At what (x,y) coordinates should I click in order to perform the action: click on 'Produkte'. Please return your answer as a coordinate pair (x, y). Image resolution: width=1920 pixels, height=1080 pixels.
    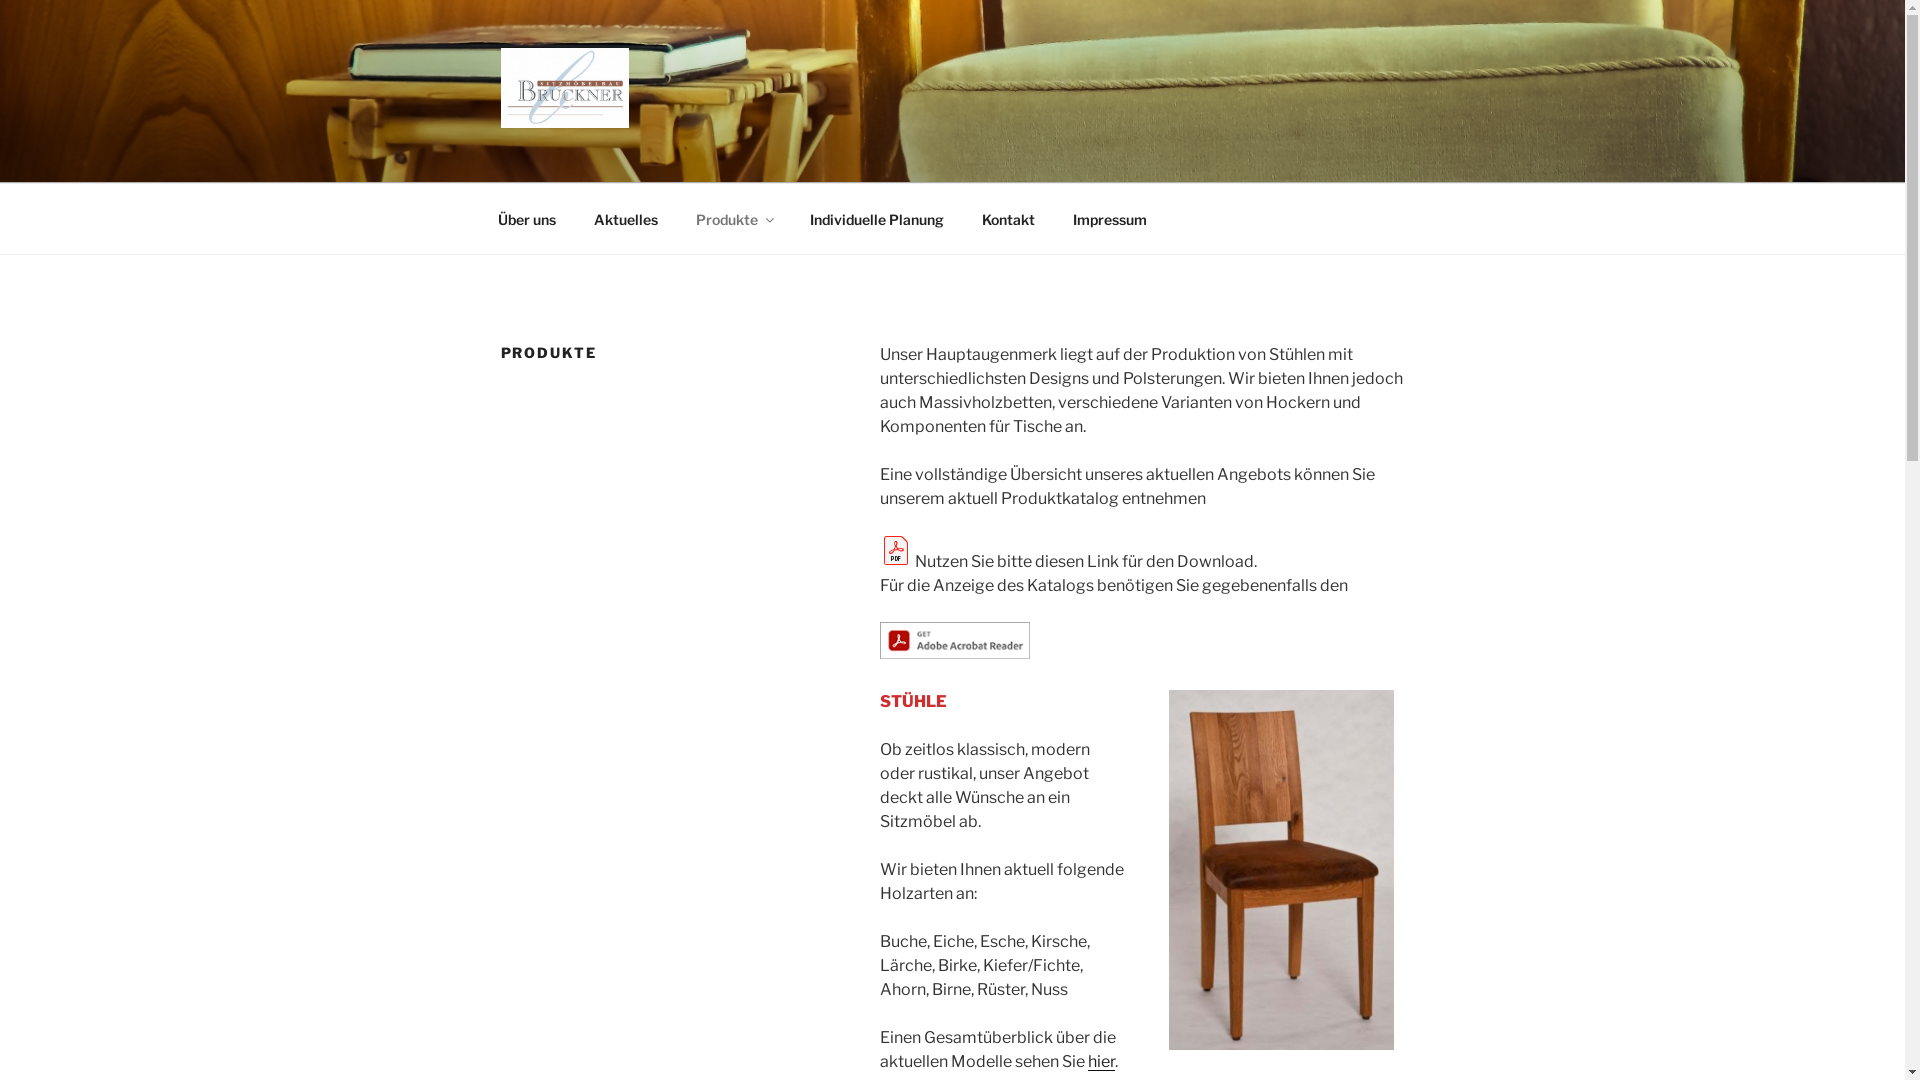
    Looking at the image, I should click on (732, 218).